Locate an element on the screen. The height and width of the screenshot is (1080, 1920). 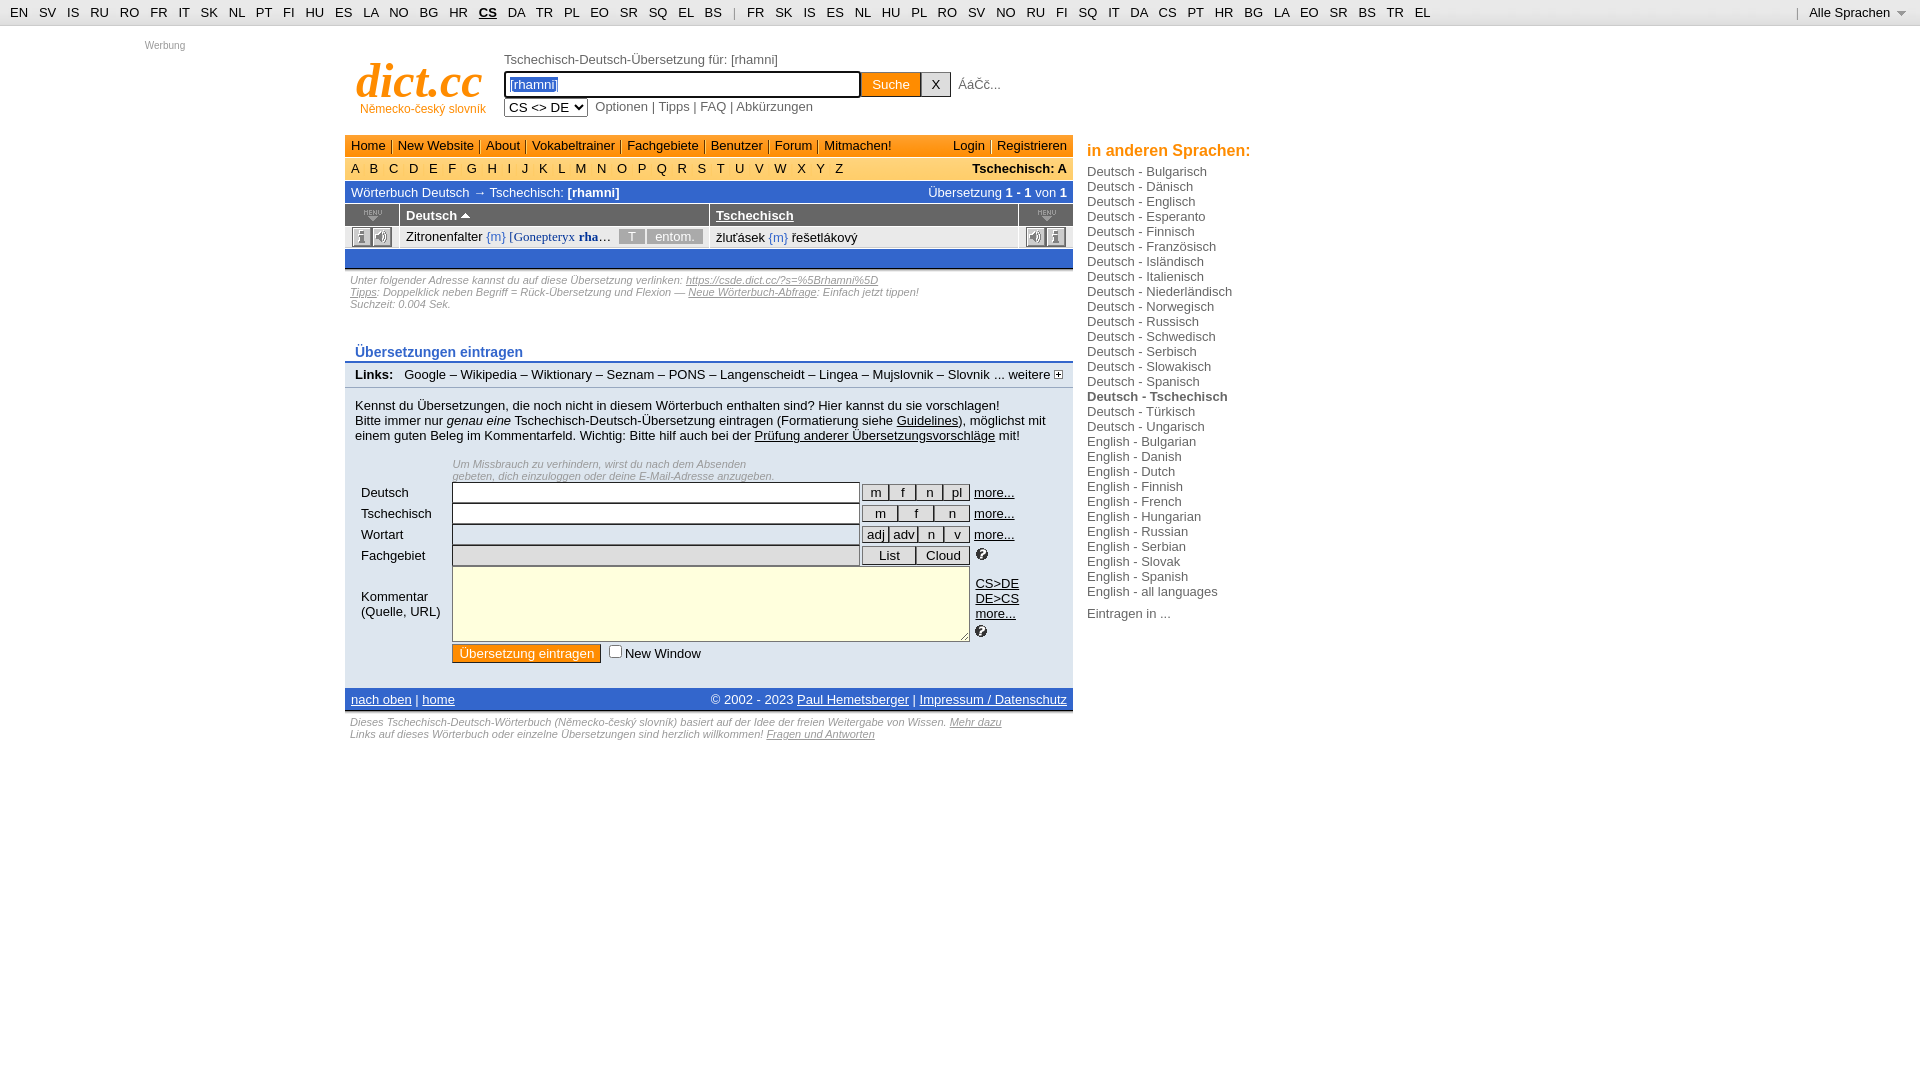
'Q' is located at coordinates (661, 167).